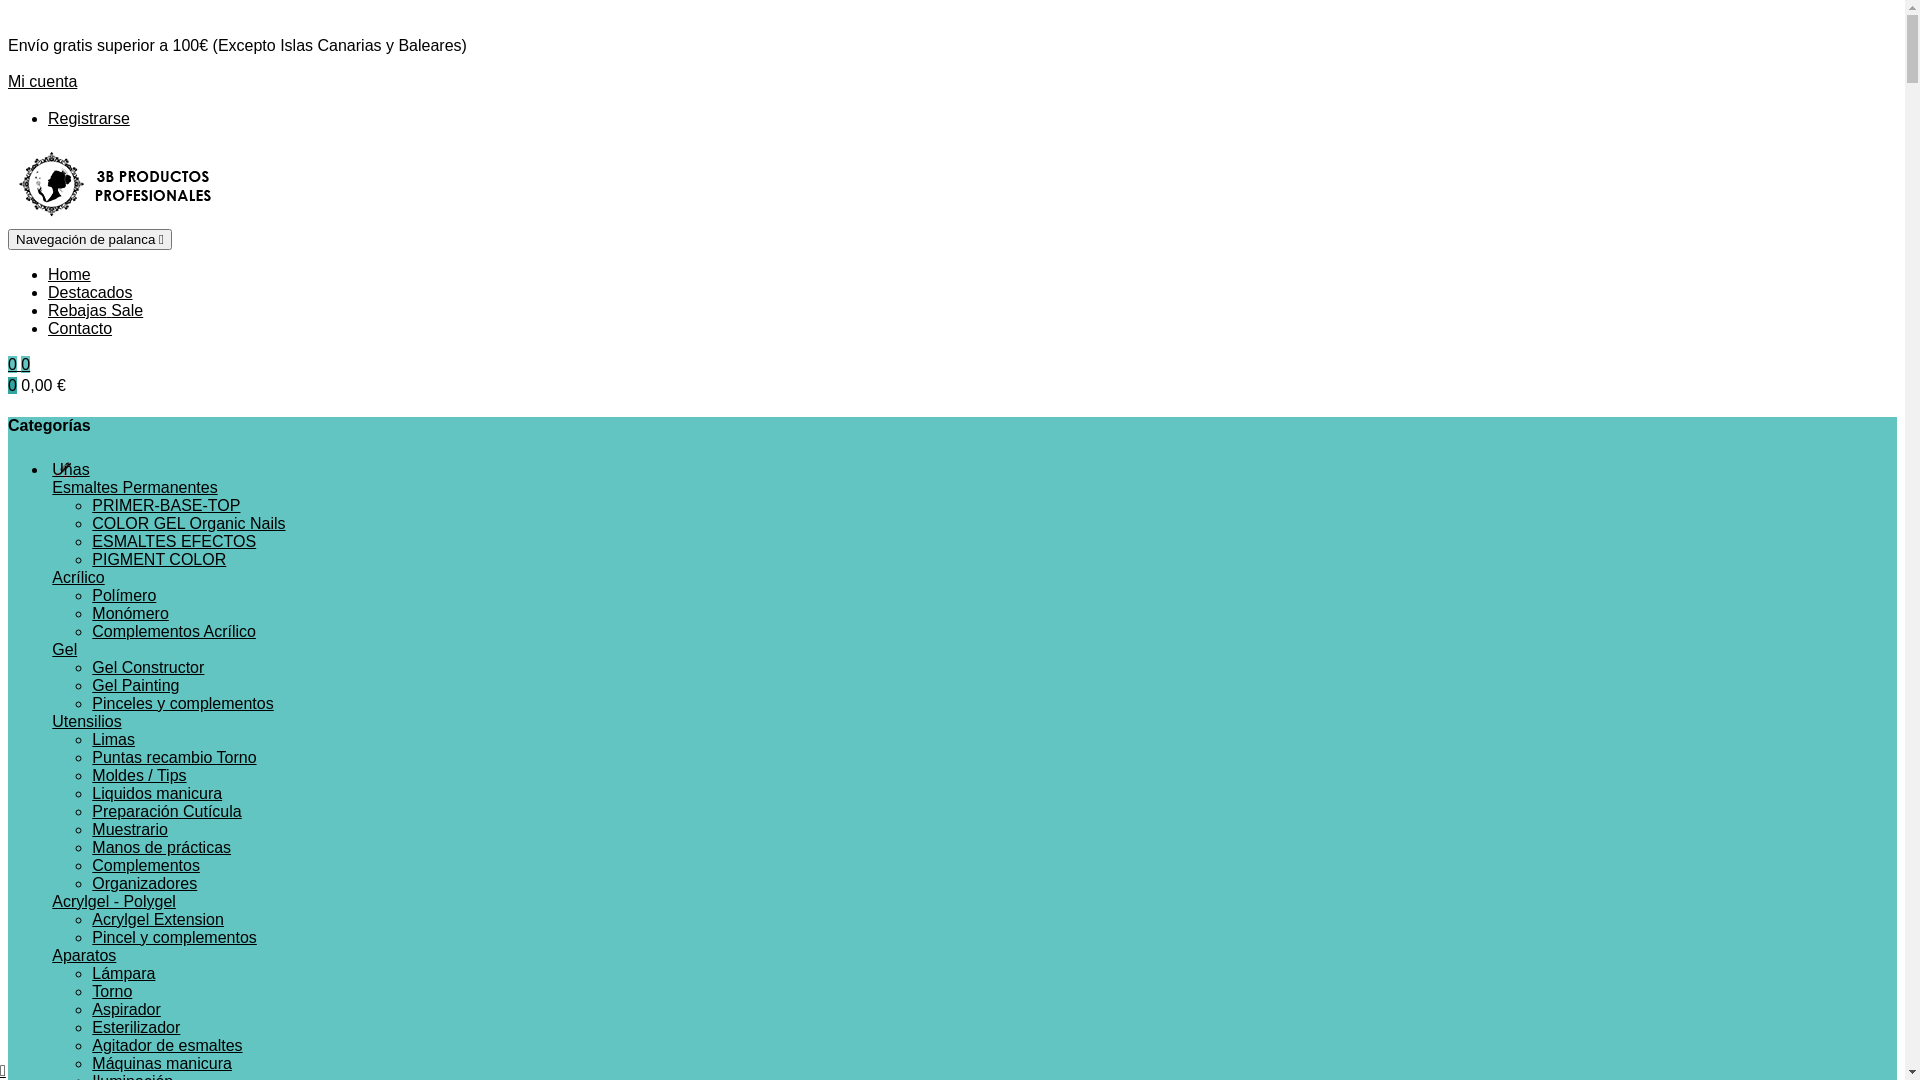 The height and width of the screenshot is (1080, 1920). I want to click on 'Gel Painting', so click(134, 684).